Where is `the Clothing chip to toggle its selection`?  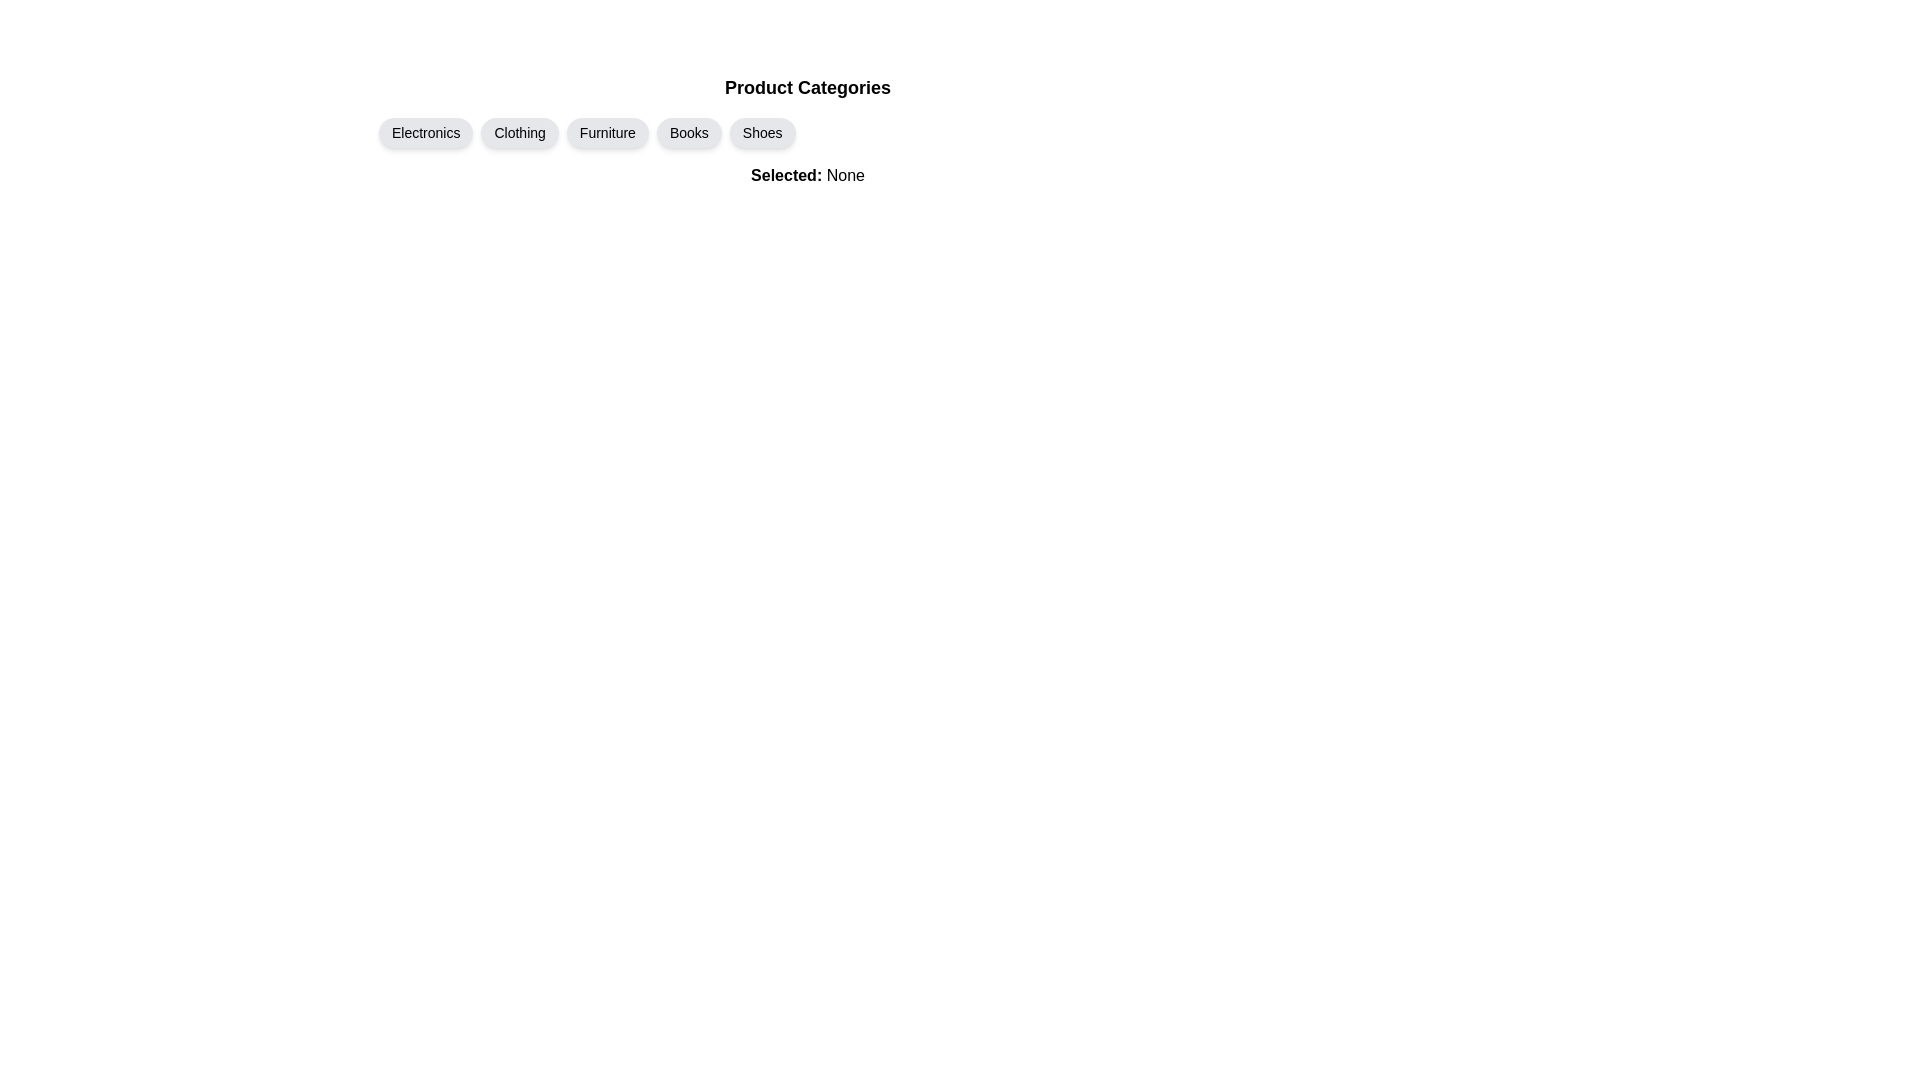
the Clothing chip to toggle its selection is located at coordinates (519, 132).